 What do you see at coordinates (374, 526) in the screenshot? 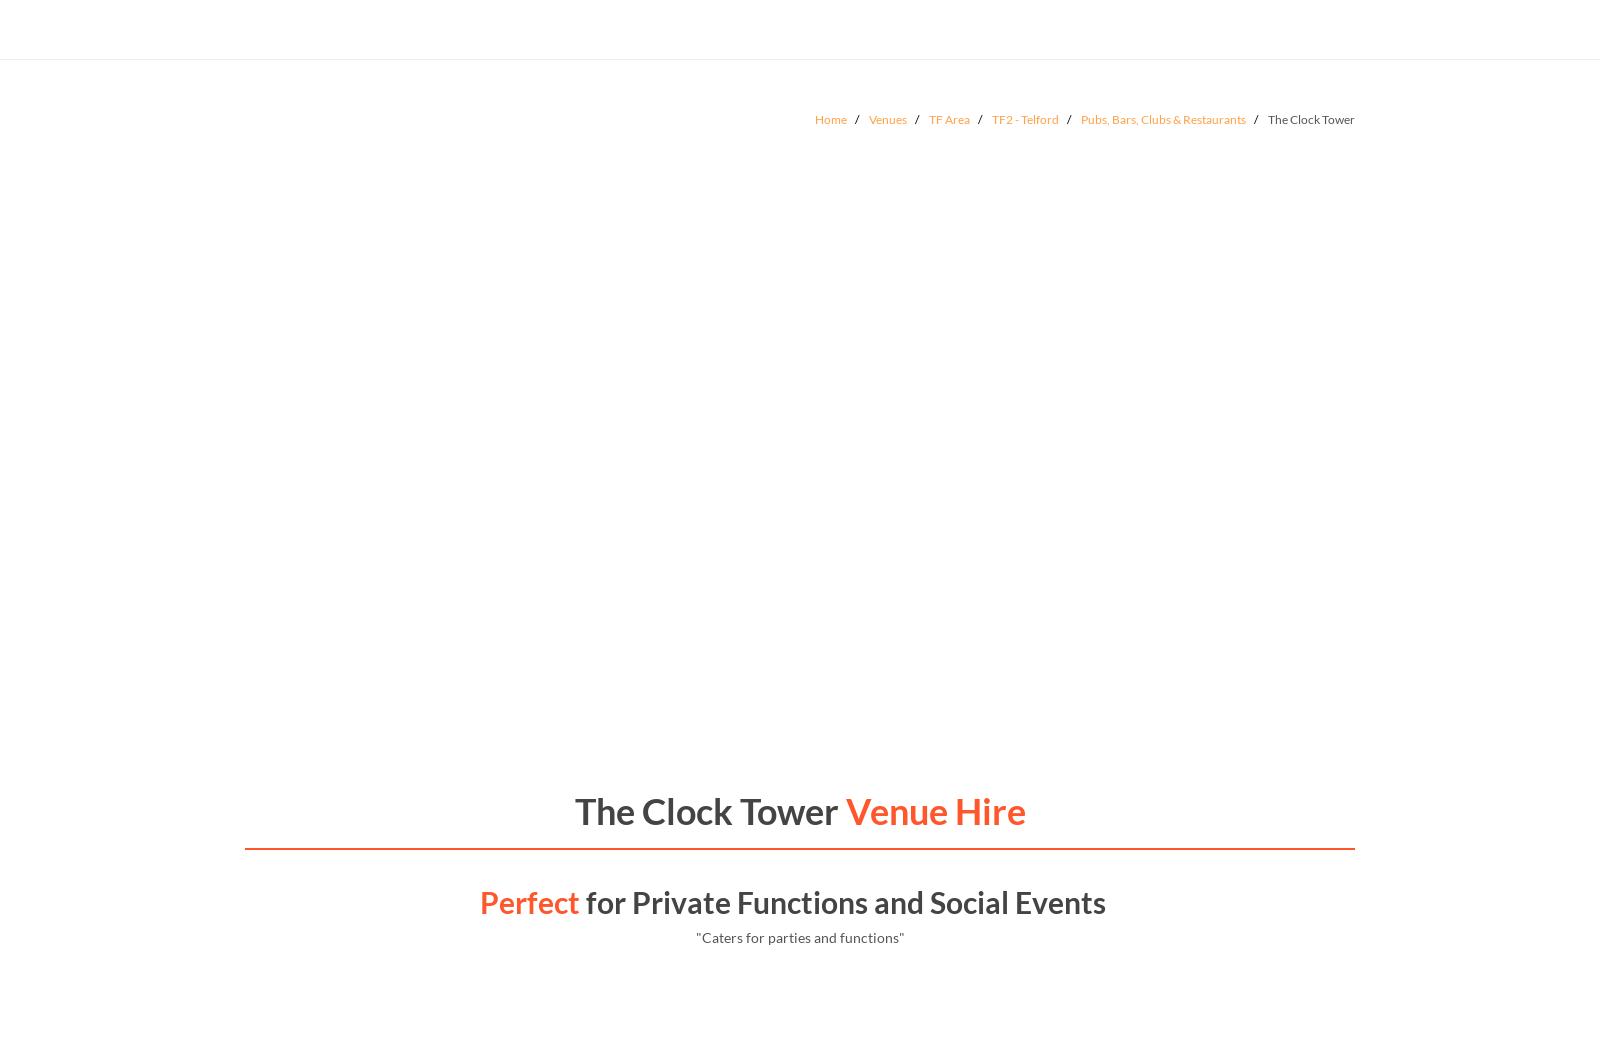
I see `'The White Horse Tavern'` at bounding box center [374, 526].